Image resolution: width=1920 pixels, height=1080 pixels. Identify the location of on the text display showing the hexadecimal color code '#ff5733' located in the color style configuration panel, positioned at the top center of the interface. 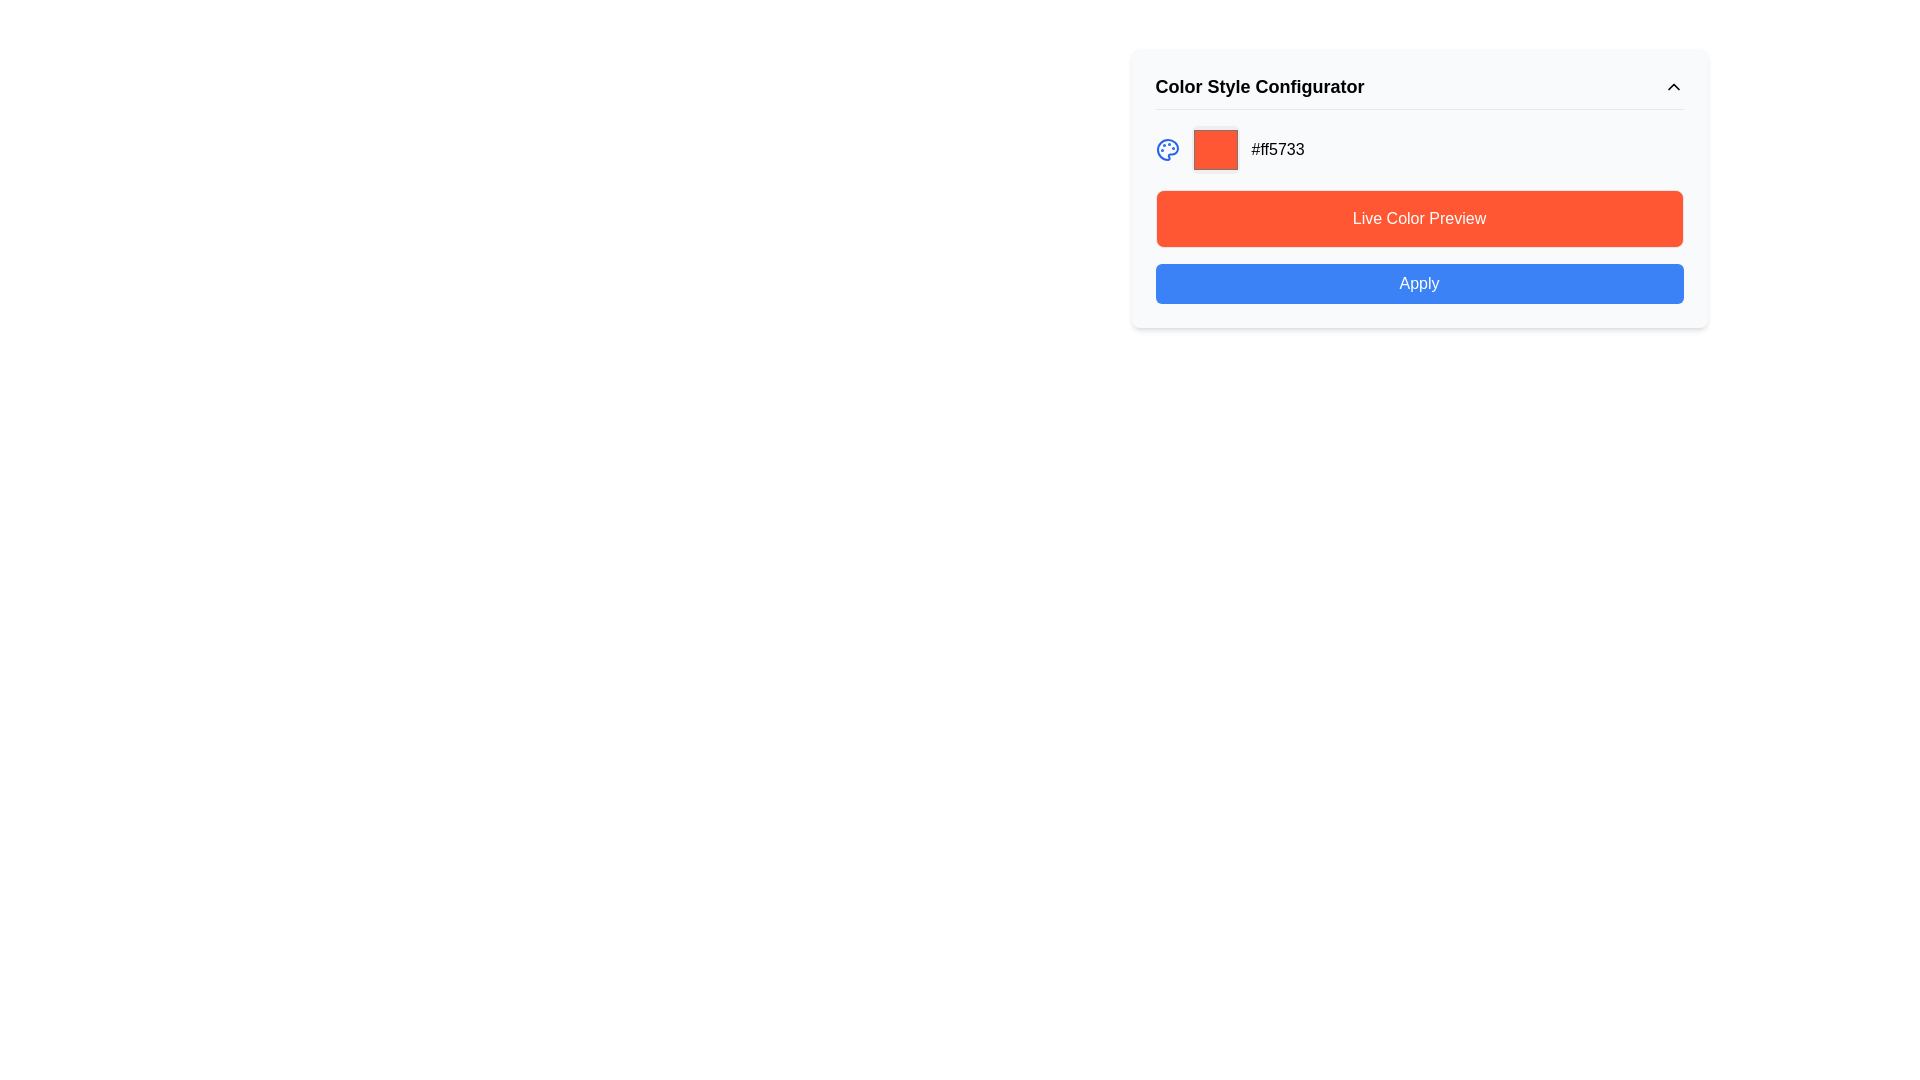
(1277, 149).